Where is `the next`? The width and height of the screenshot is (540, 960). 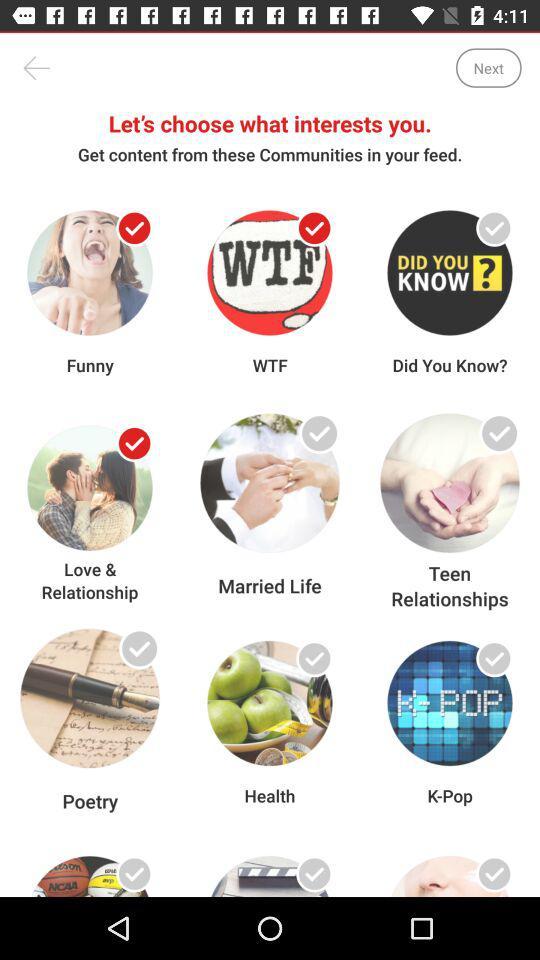
the next is located at coordinates (487, 68).